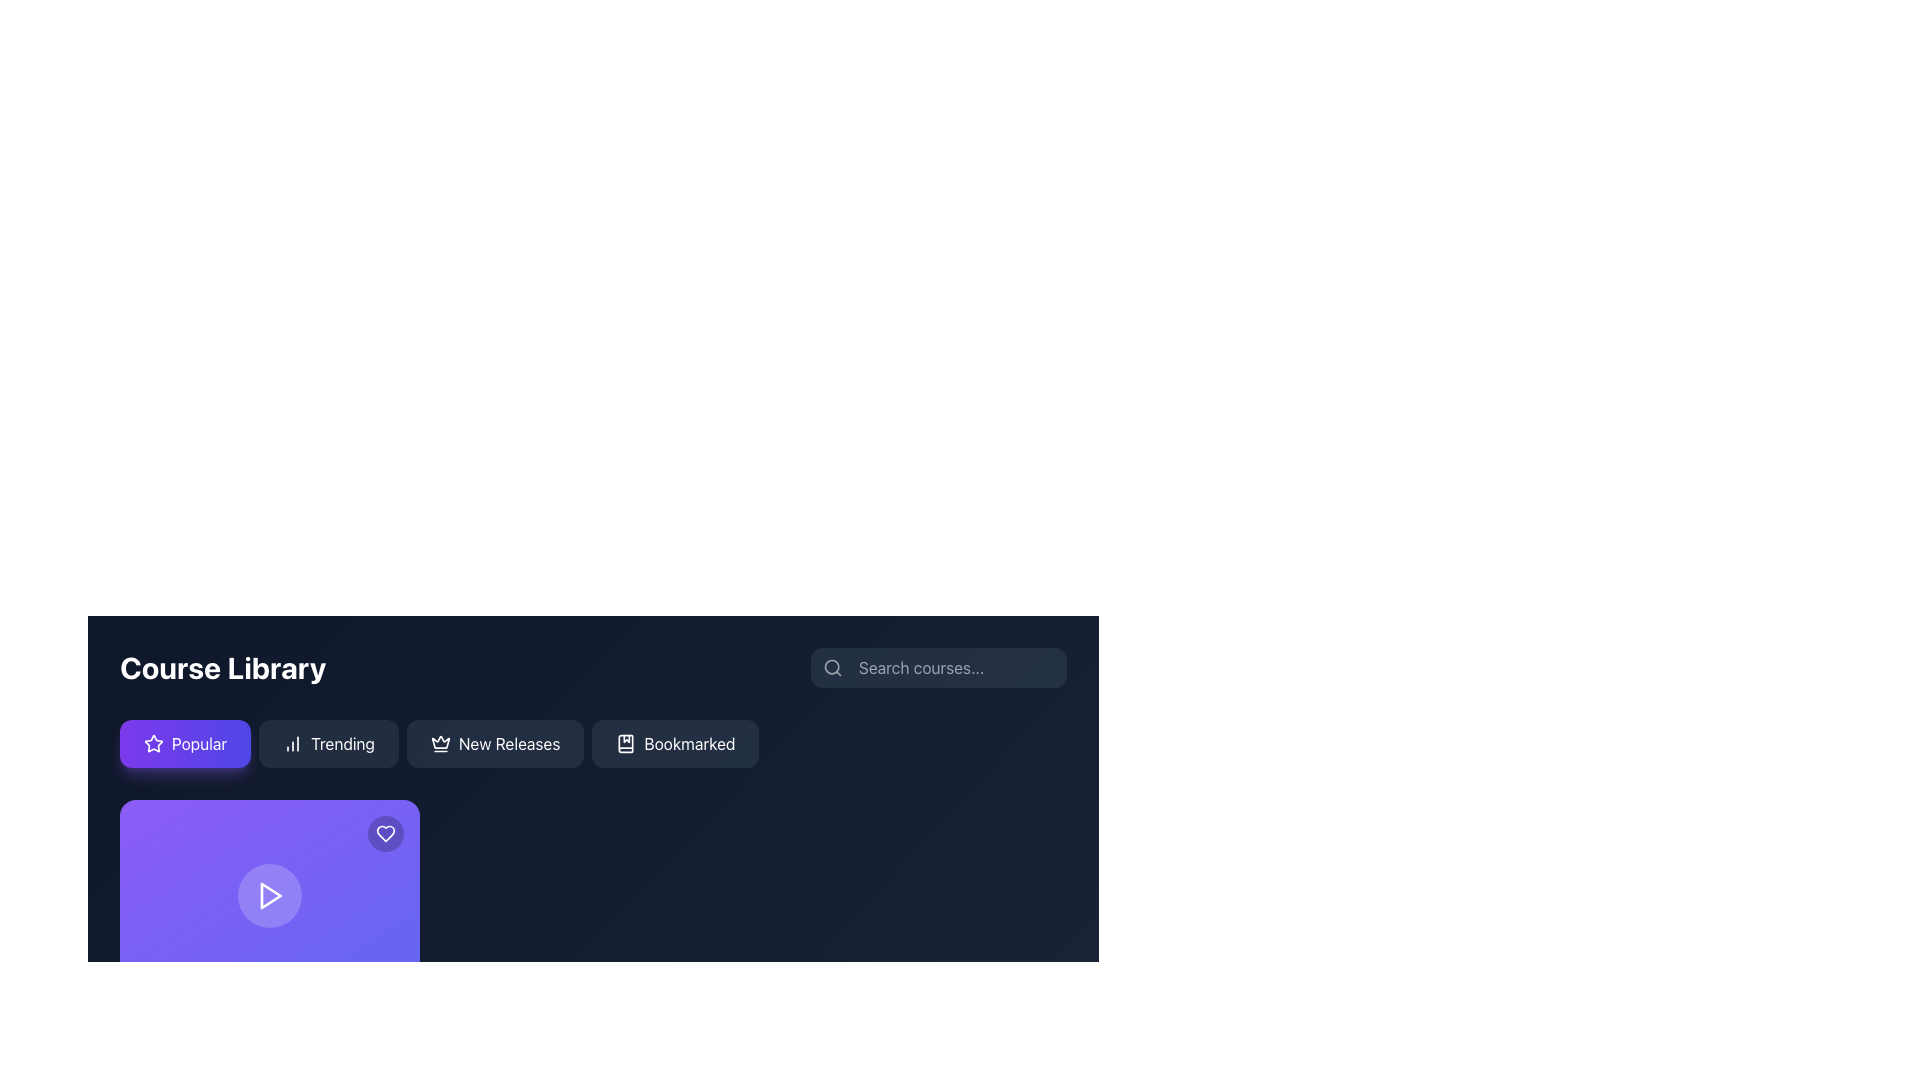  I want to click on the crown icon located within the 'New Releases' button, which indicates premium status and is positioned between the 'Trending' and 'Bookmarked' buttons at the top center of the interface, so click(440, 744).